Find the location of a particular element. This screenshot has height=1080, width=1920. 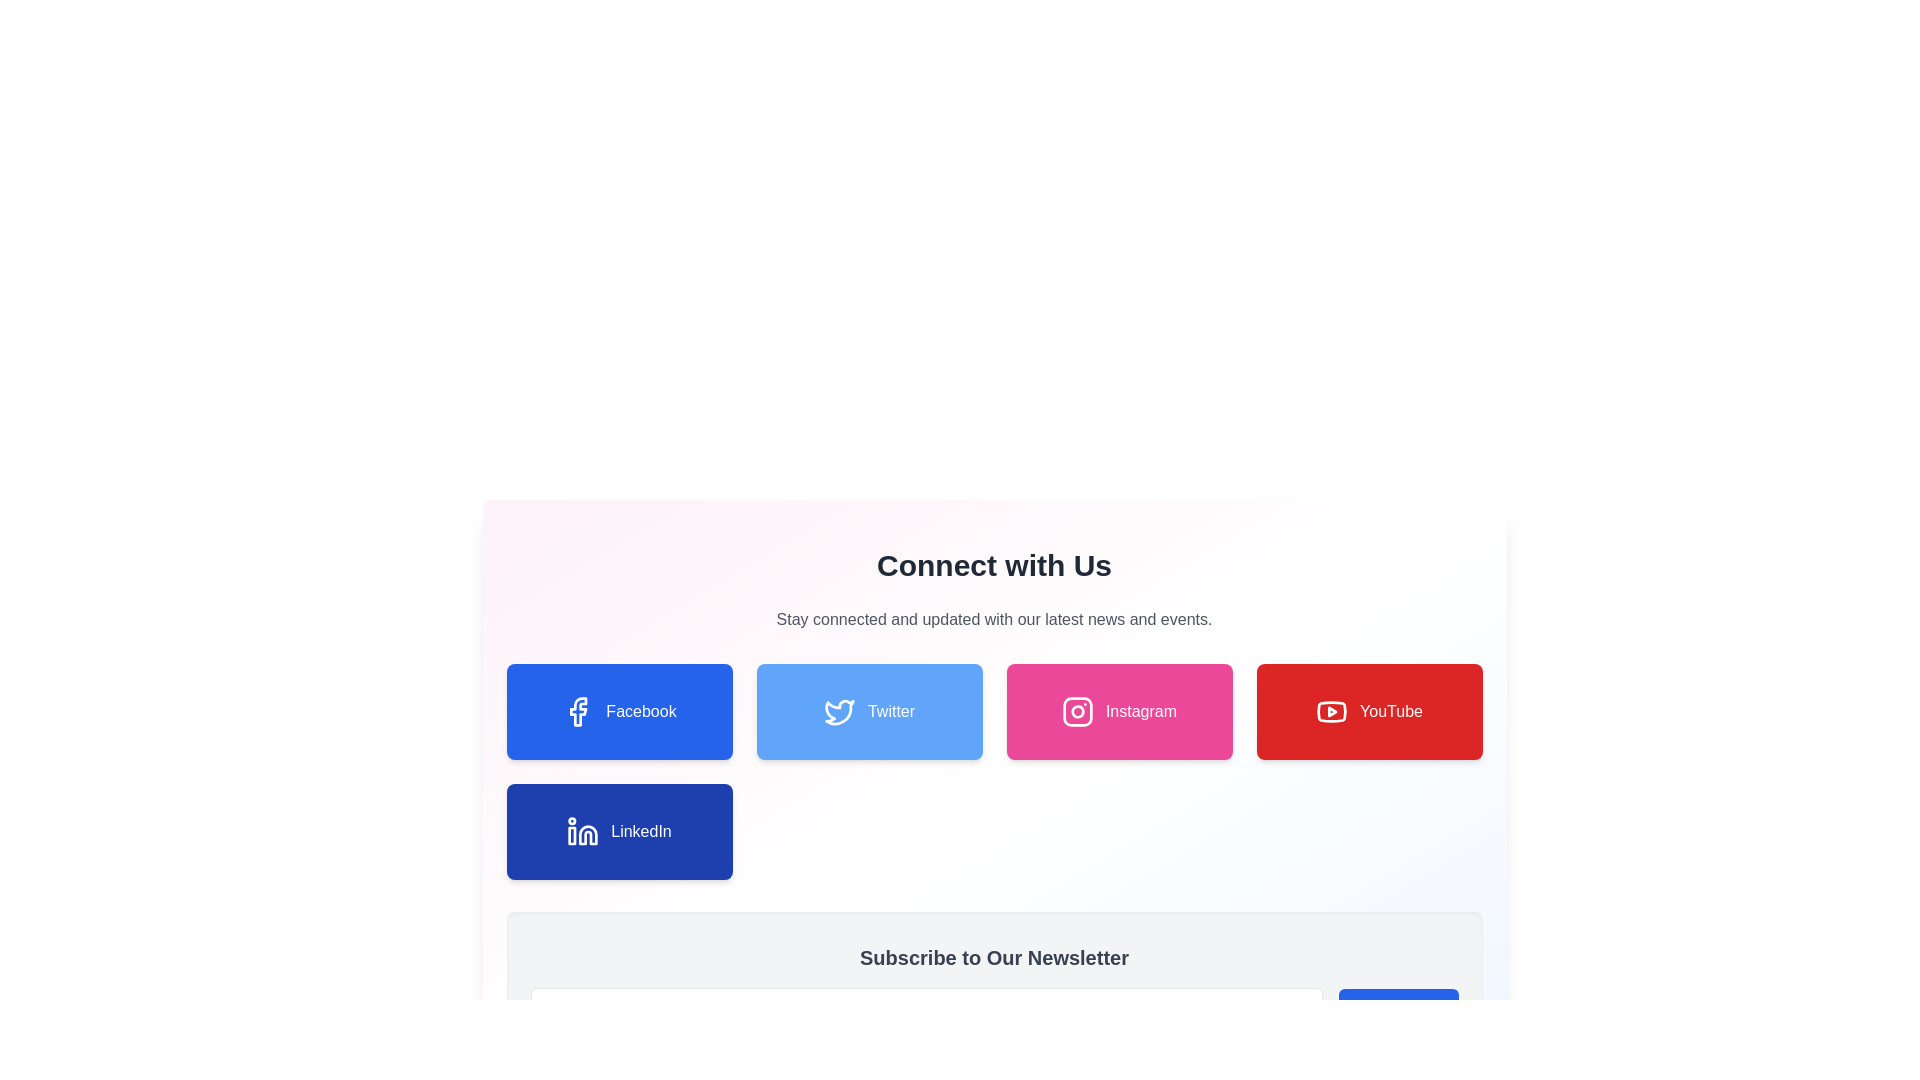

the text element that contains 'Stay connected and updated with our latest news and events.', which is styled with a light gray font and centered alignment, located below the header 'Connect with Us' is located at coordinates (994, 619).